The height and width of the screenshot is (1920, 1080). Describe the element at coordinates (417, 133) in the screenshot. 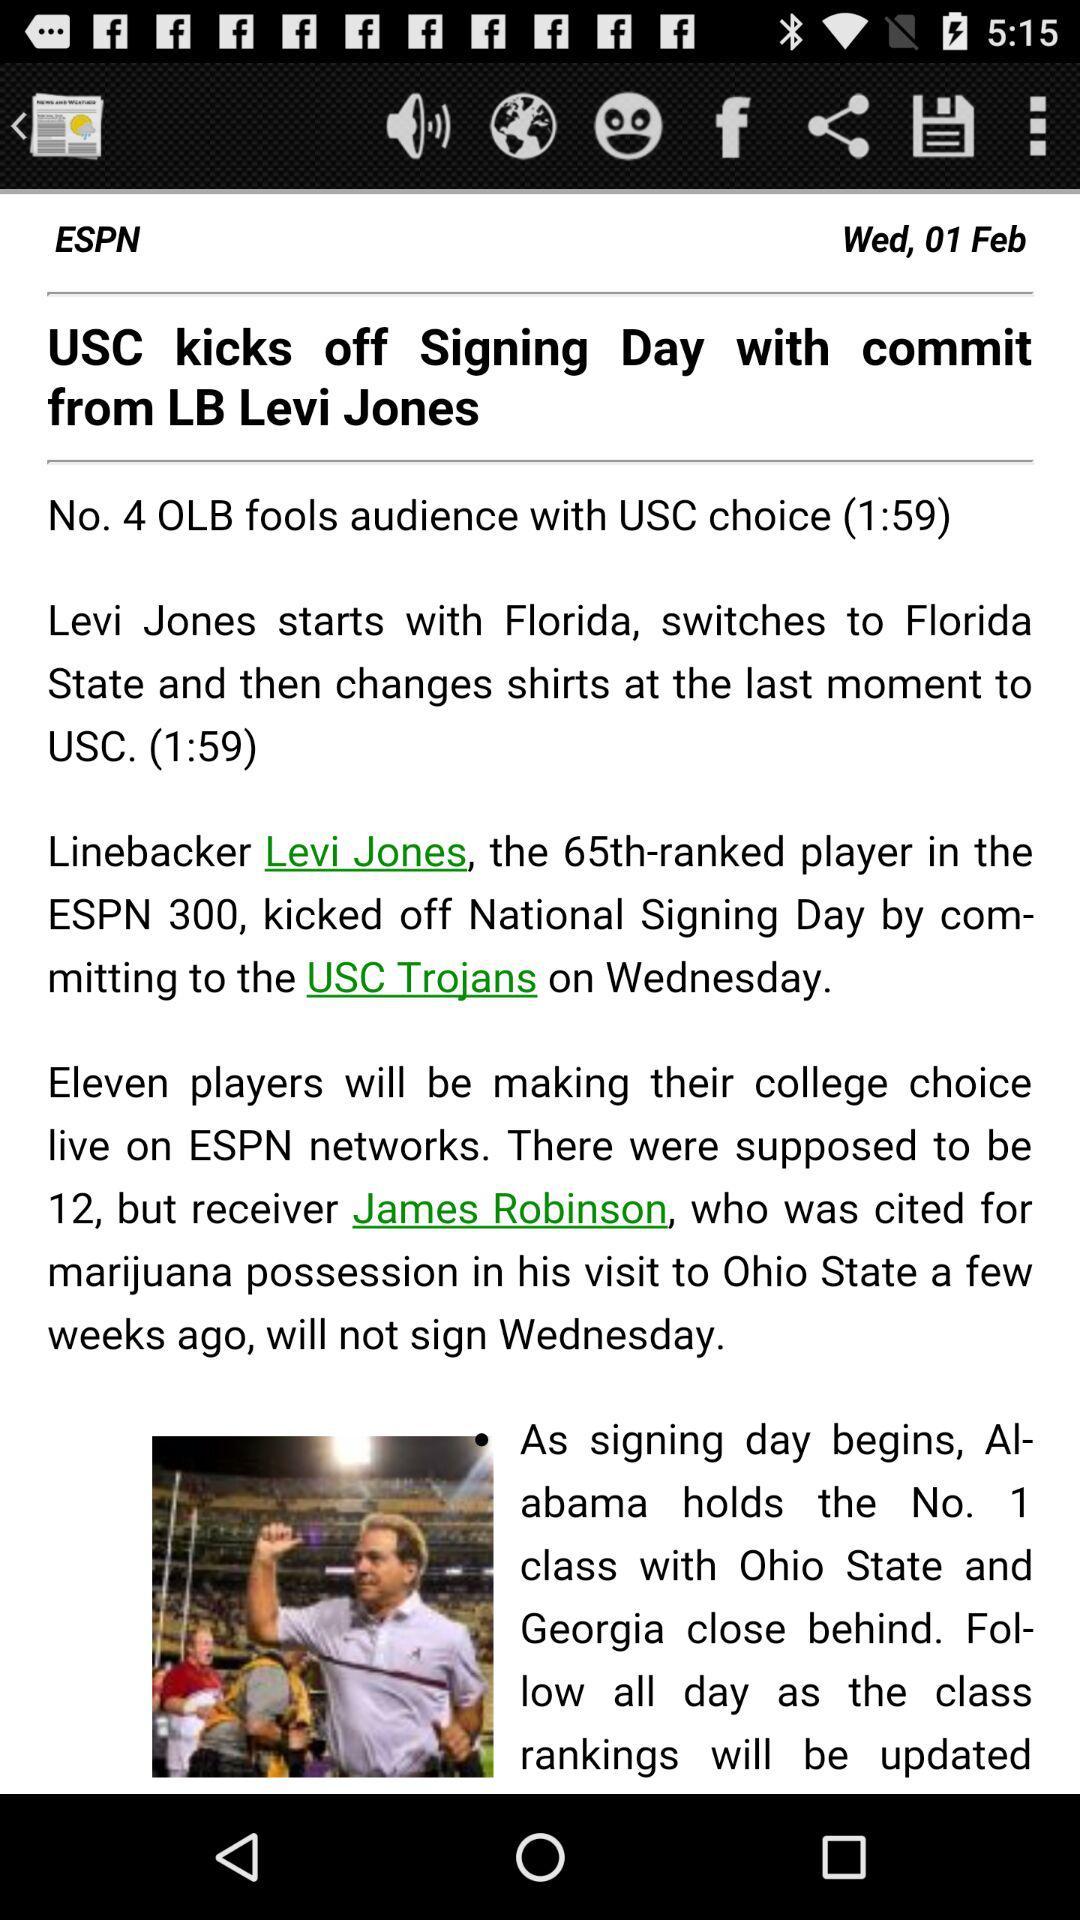

I see `the volume icon` at that location.